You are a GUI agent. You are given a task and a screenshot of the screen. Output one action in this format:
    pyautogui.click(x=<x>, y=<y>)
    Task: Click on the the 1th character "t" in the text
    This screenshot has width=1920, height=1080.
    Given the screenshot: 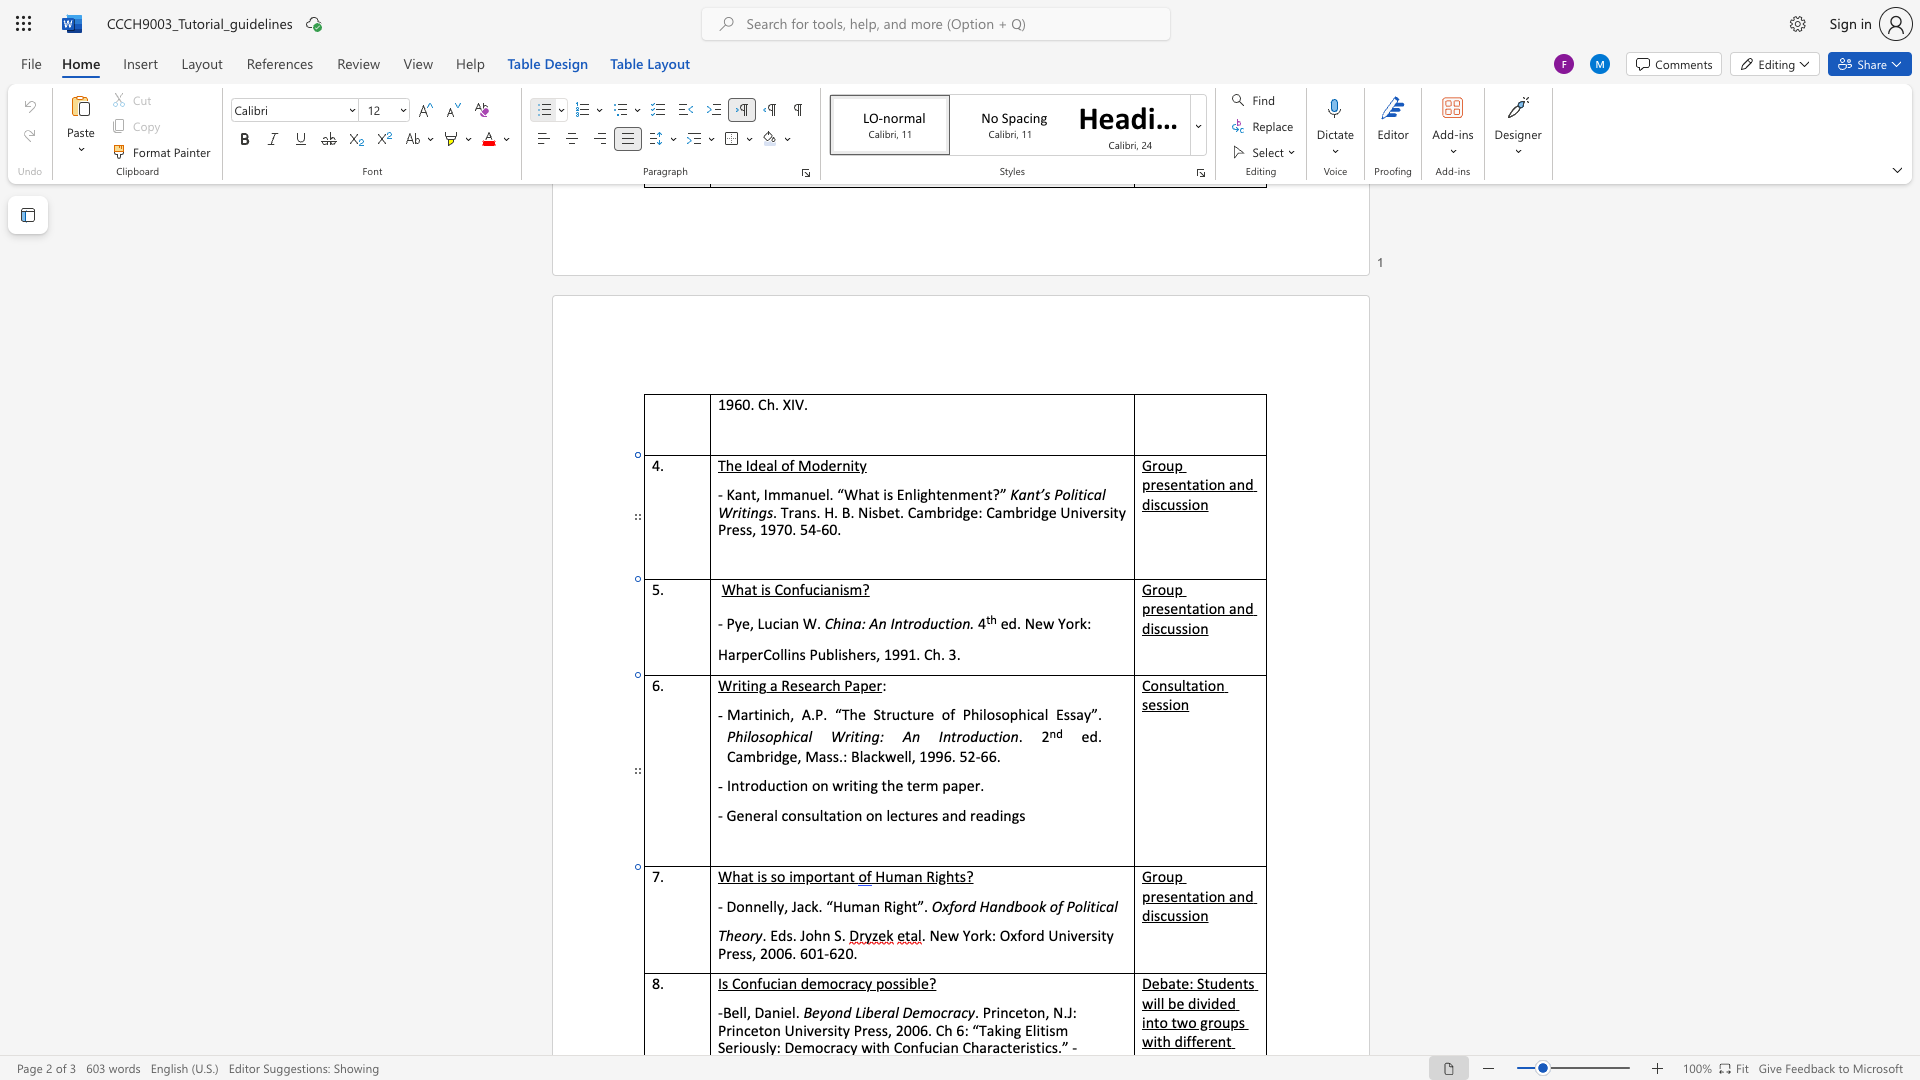 What is the action you would take?
    pyautogui.click(x=741, y=784)
    